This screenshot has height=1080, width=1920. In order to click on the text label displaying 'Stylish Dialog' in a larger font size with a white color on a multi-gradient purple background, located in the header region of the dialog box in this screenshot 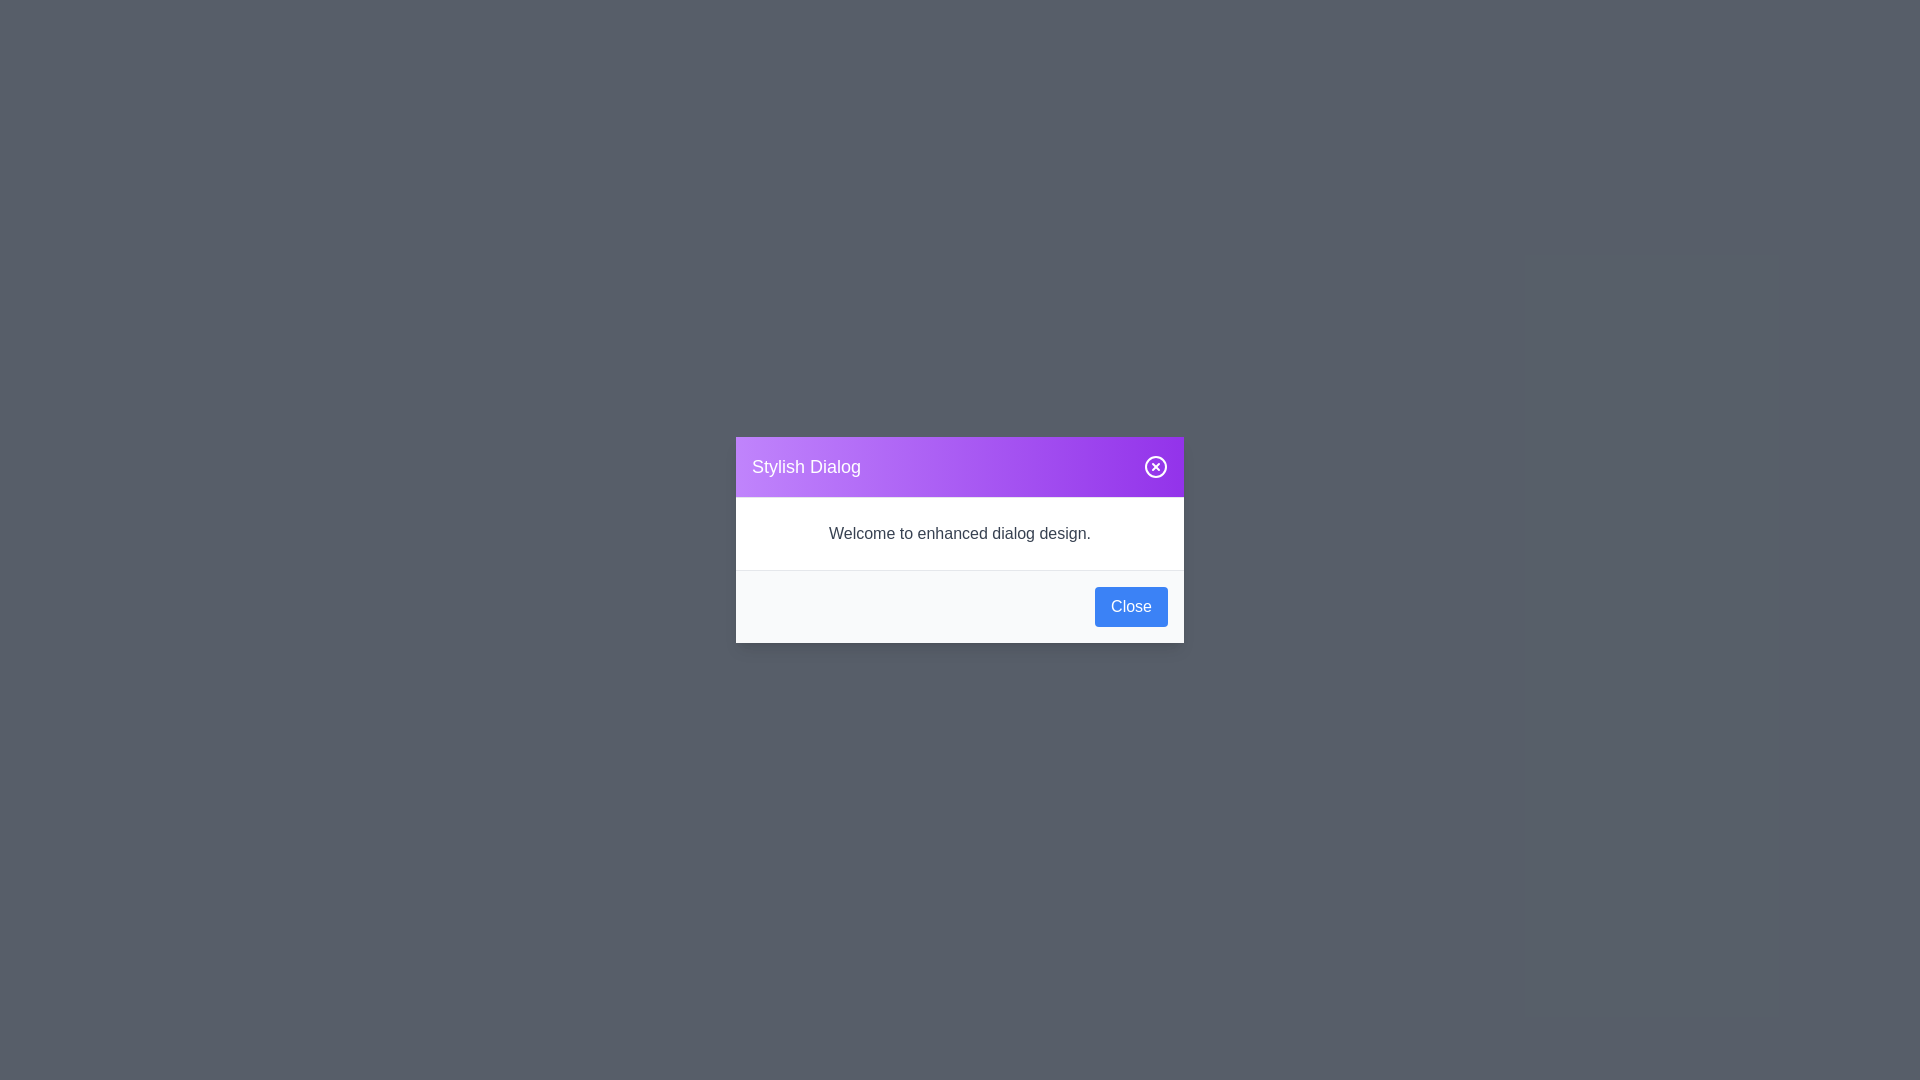, I will do `click(806, 466)`.